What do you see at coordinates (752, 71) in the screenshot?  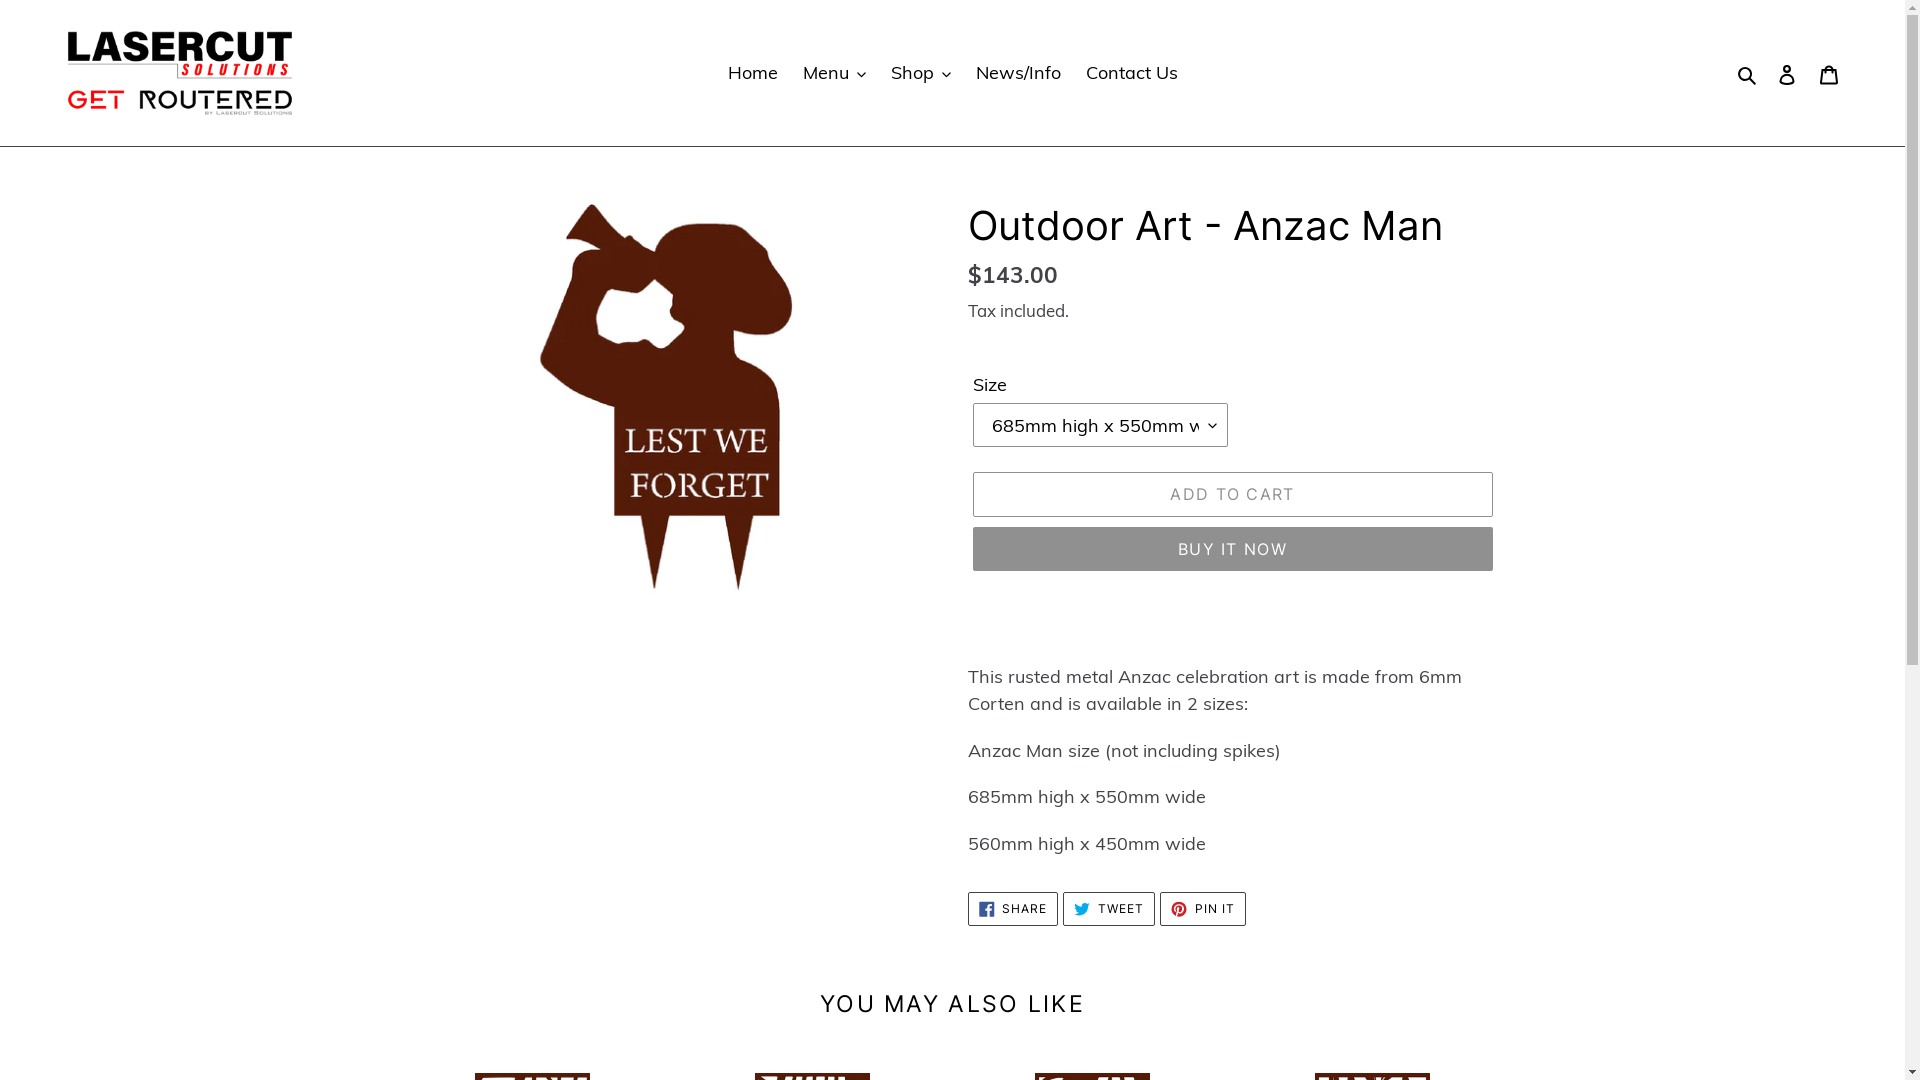 I see `'Home'` at bounding box center [752, 71].